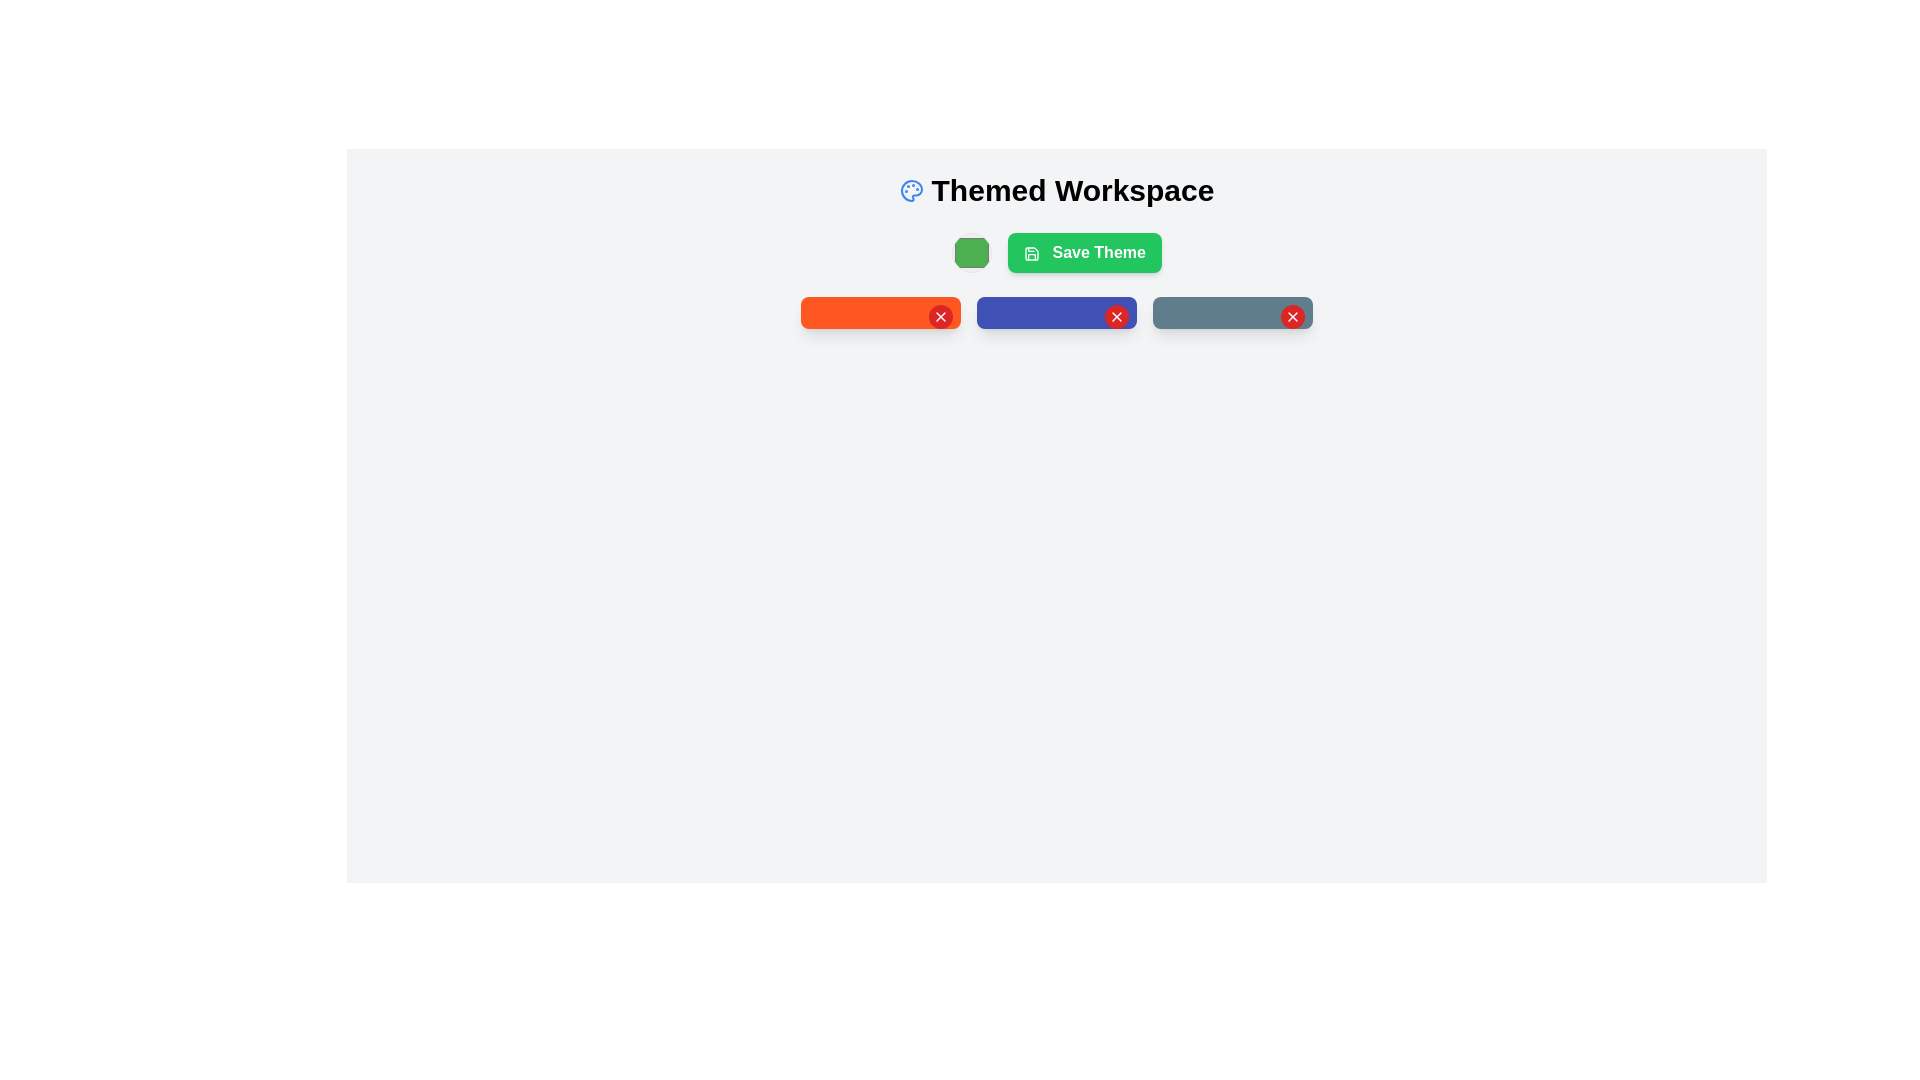  What do you see at coordinates (1292, 315) in the screenshot?
I see `the circular red button with a white 'X' symbol located at the top-right corner of the third card in the 'Themed Workspace' section` at bounding box center [1292, 315].